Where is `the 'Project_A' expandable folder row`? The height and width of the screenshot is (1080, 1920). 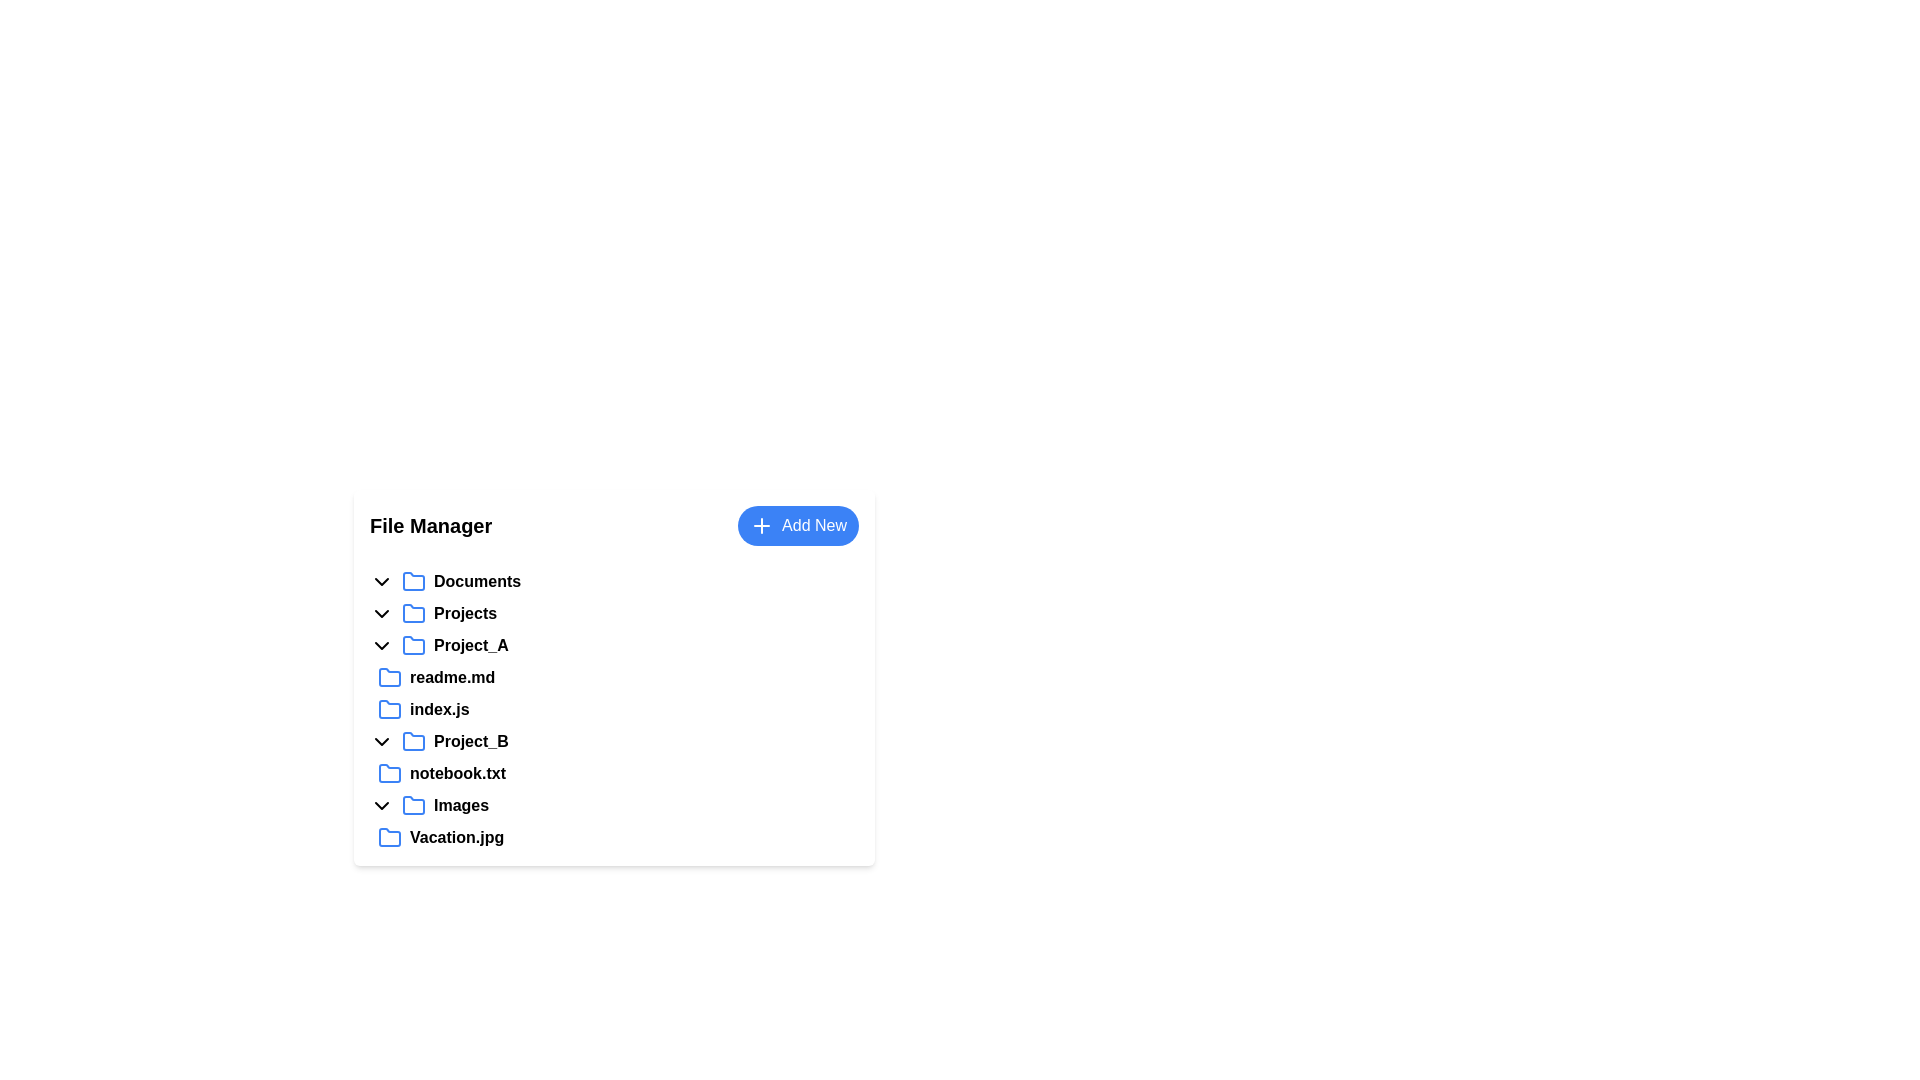
the 'Project_A' expandable folder row is located at coordinates (613, 645).